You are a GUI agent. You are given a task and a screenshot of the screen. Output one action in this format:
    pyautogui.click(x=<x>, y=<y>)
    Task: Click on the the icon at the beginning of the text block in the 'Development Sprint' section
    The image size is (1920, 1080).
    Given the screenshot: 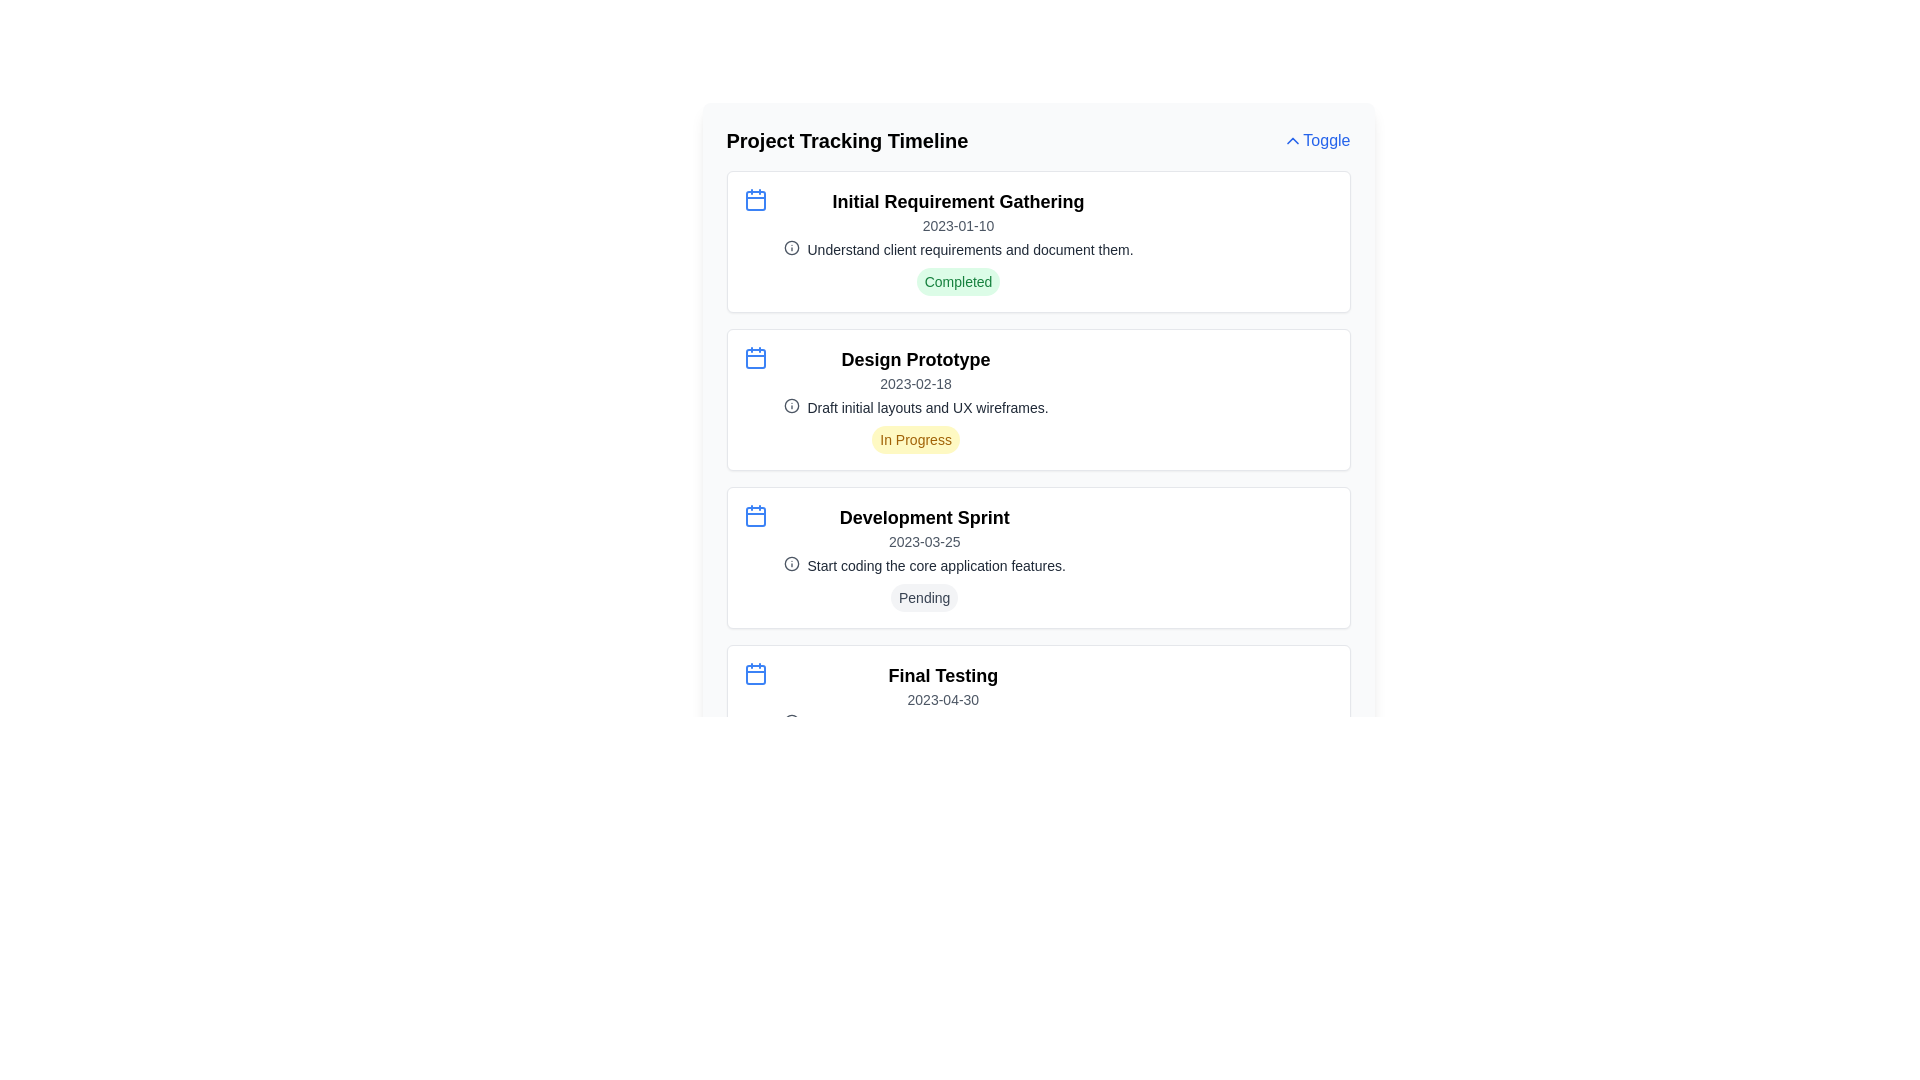 What is the action you would take?
    pyautogui.click(x=790, y=563)
    